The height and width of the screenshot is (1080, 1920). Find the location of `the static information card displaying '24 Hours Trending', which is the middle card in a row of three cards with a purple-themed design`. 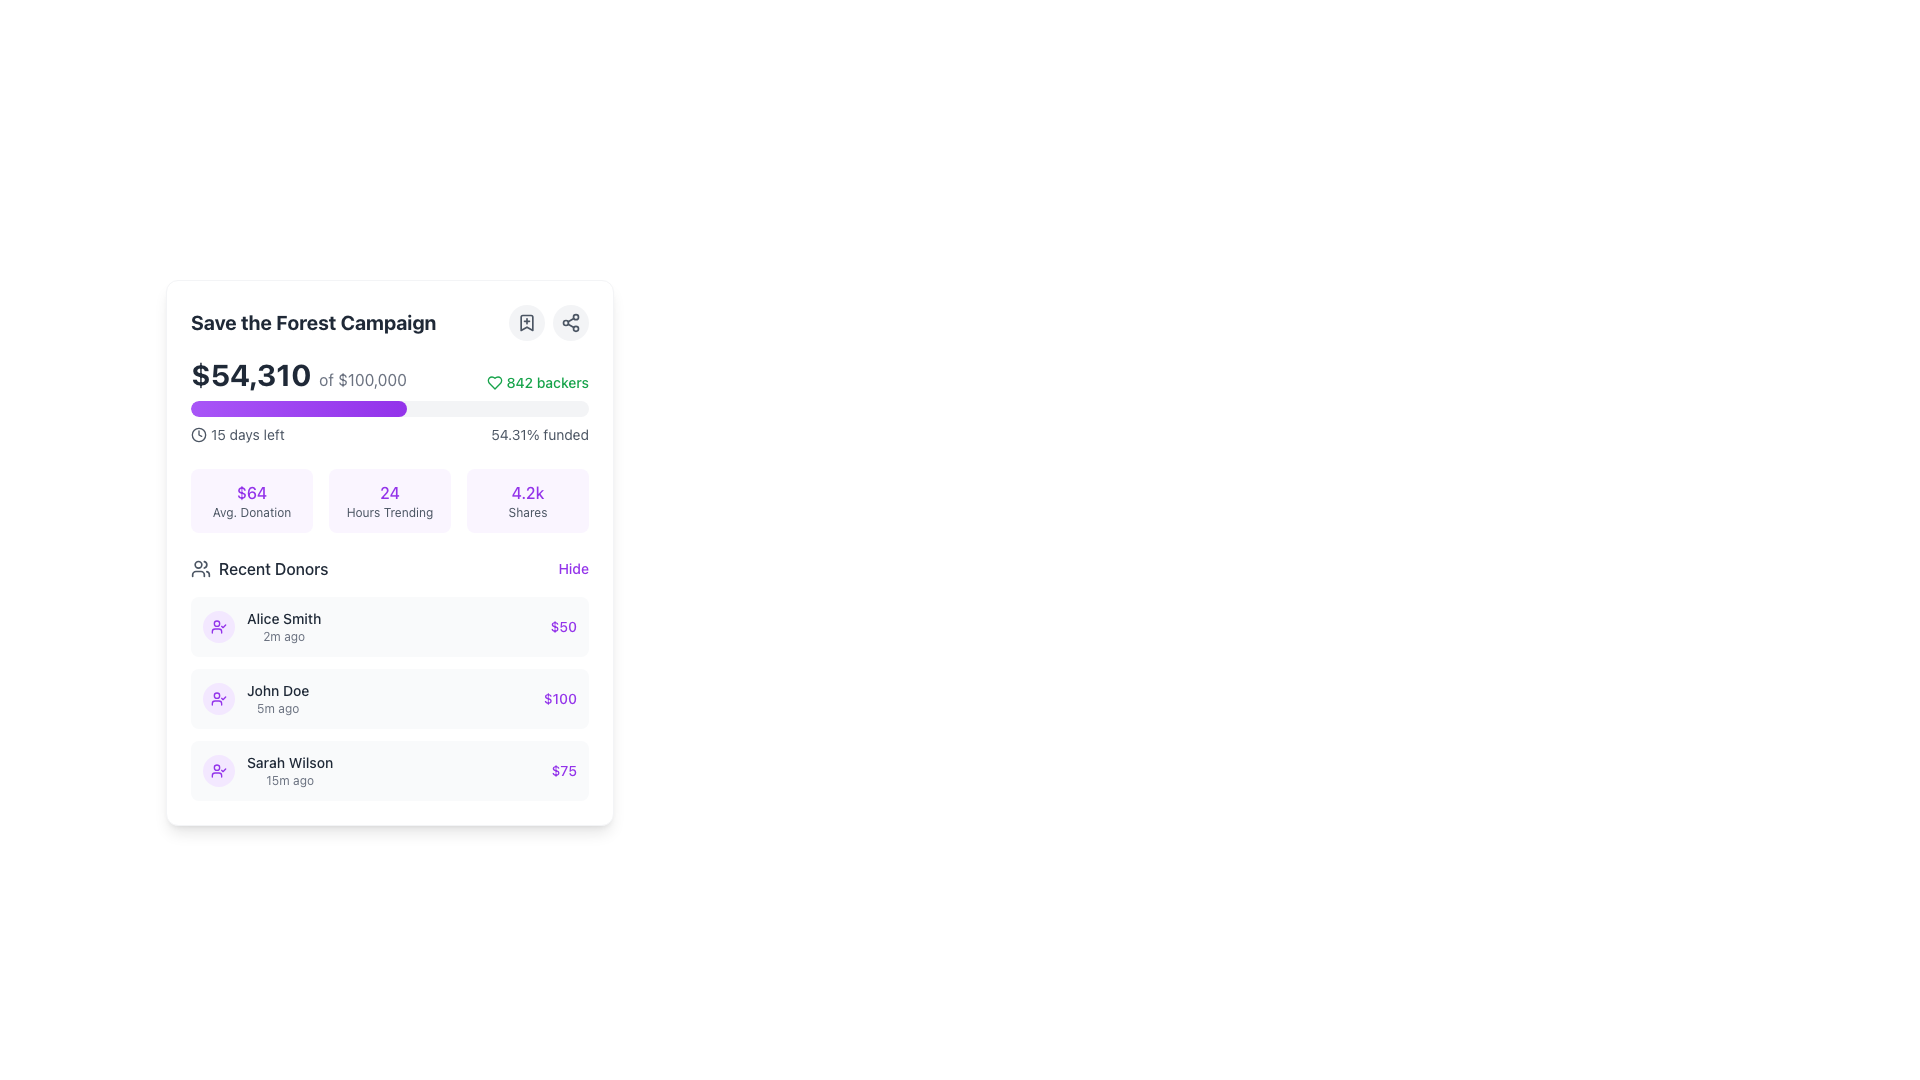

the static information card displaying '24 Hours Trending', which is the middle card in a row of three cards with a purple-themed design is located at coordinates (389, 500).